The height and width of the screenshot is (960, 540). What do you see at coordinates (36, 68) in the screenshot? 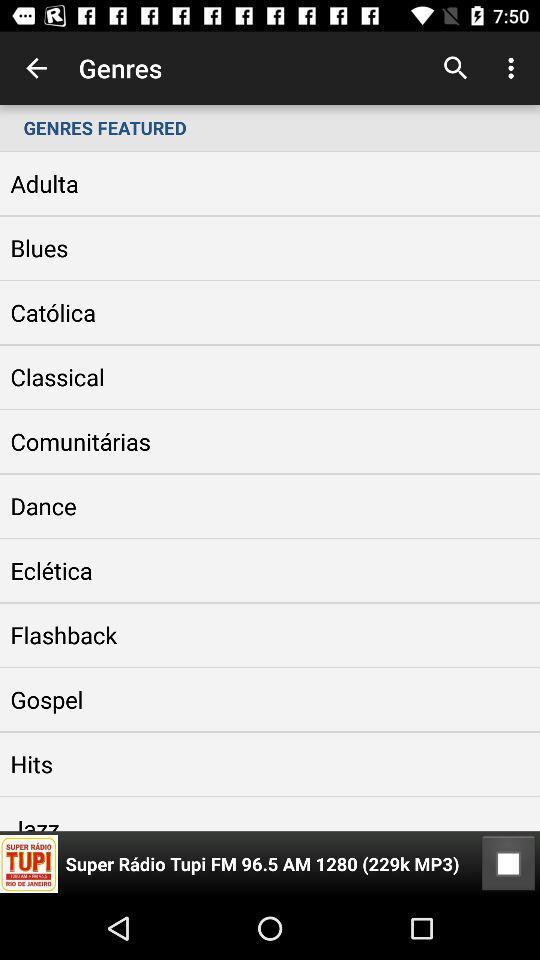
I see `item above the genres featured item` at bounding box center [36, 68].